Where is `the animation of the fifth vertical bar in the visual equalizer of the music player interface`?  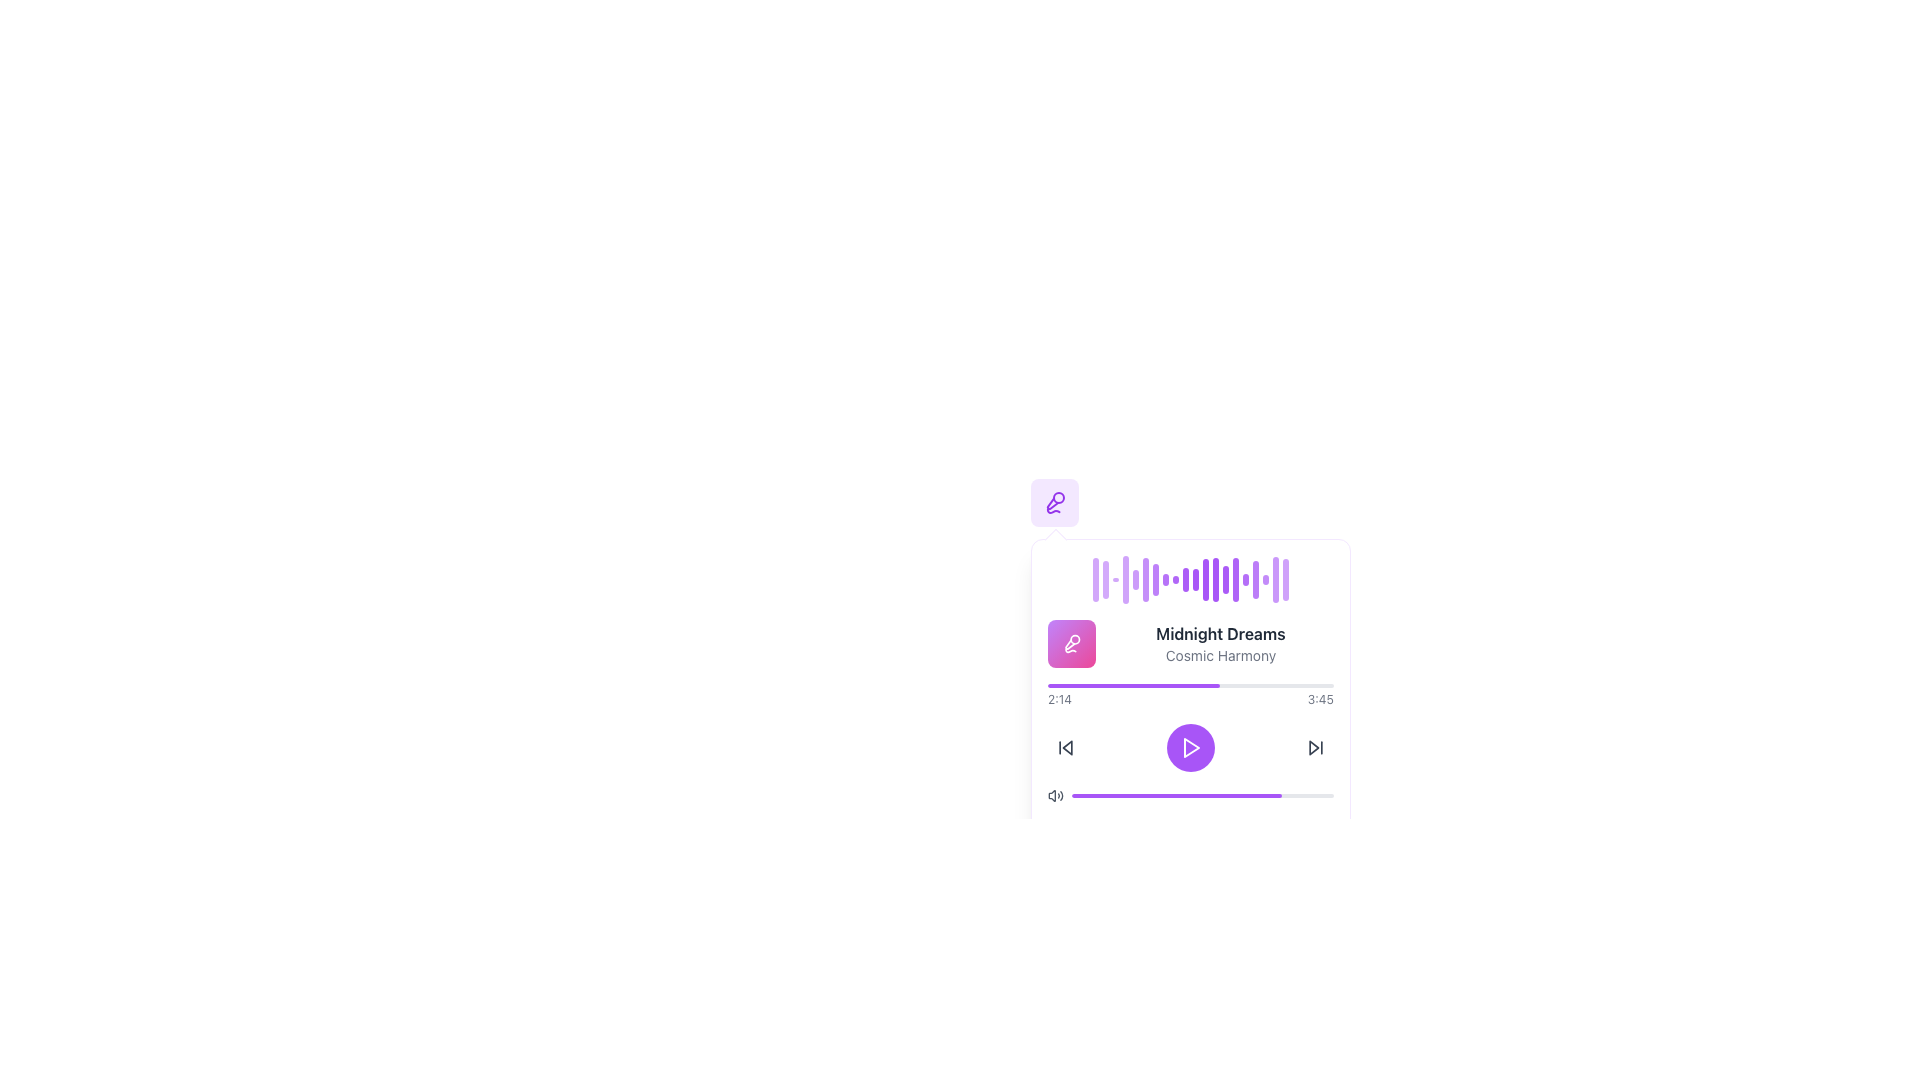
the animation of the fifth vertical bar in the visual equalizer of the music player interface is located at coordinates (1136, 579).